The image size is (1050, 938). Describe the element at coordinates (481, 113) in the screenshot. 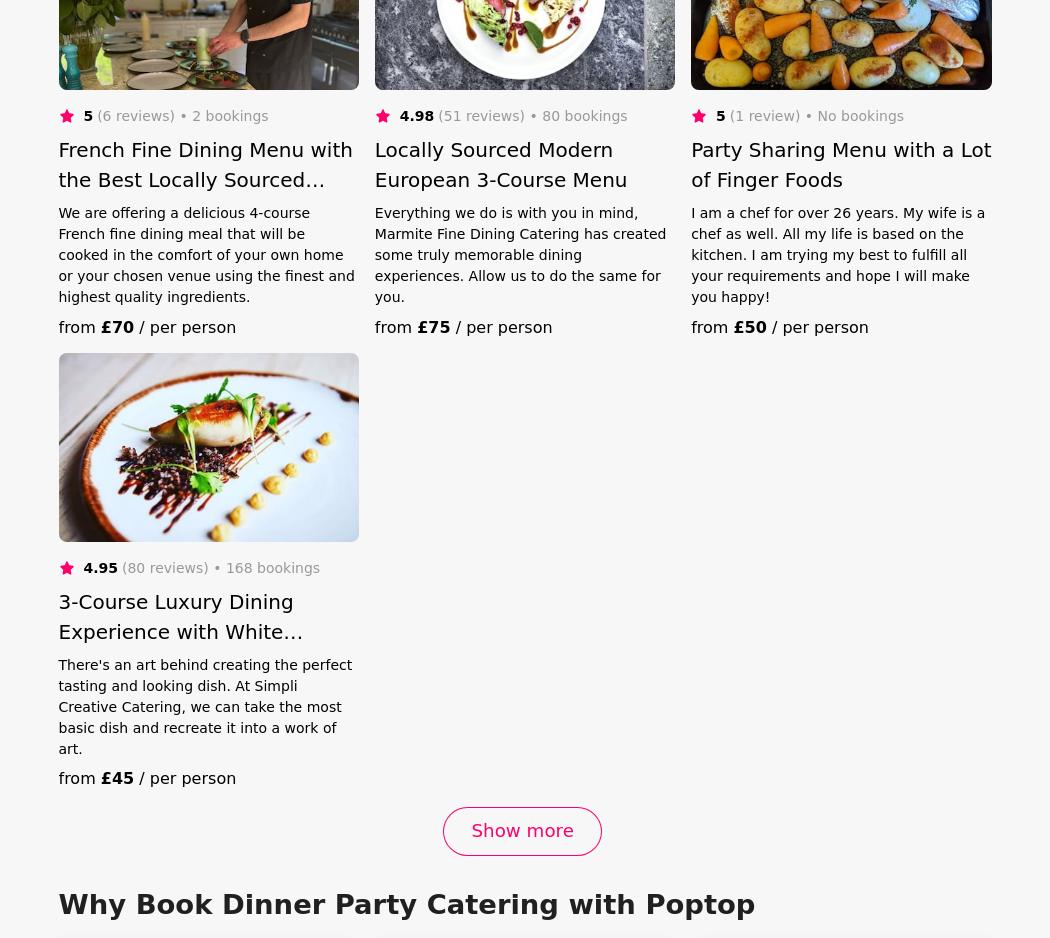

I see `'(51 reviews)'` at that location.